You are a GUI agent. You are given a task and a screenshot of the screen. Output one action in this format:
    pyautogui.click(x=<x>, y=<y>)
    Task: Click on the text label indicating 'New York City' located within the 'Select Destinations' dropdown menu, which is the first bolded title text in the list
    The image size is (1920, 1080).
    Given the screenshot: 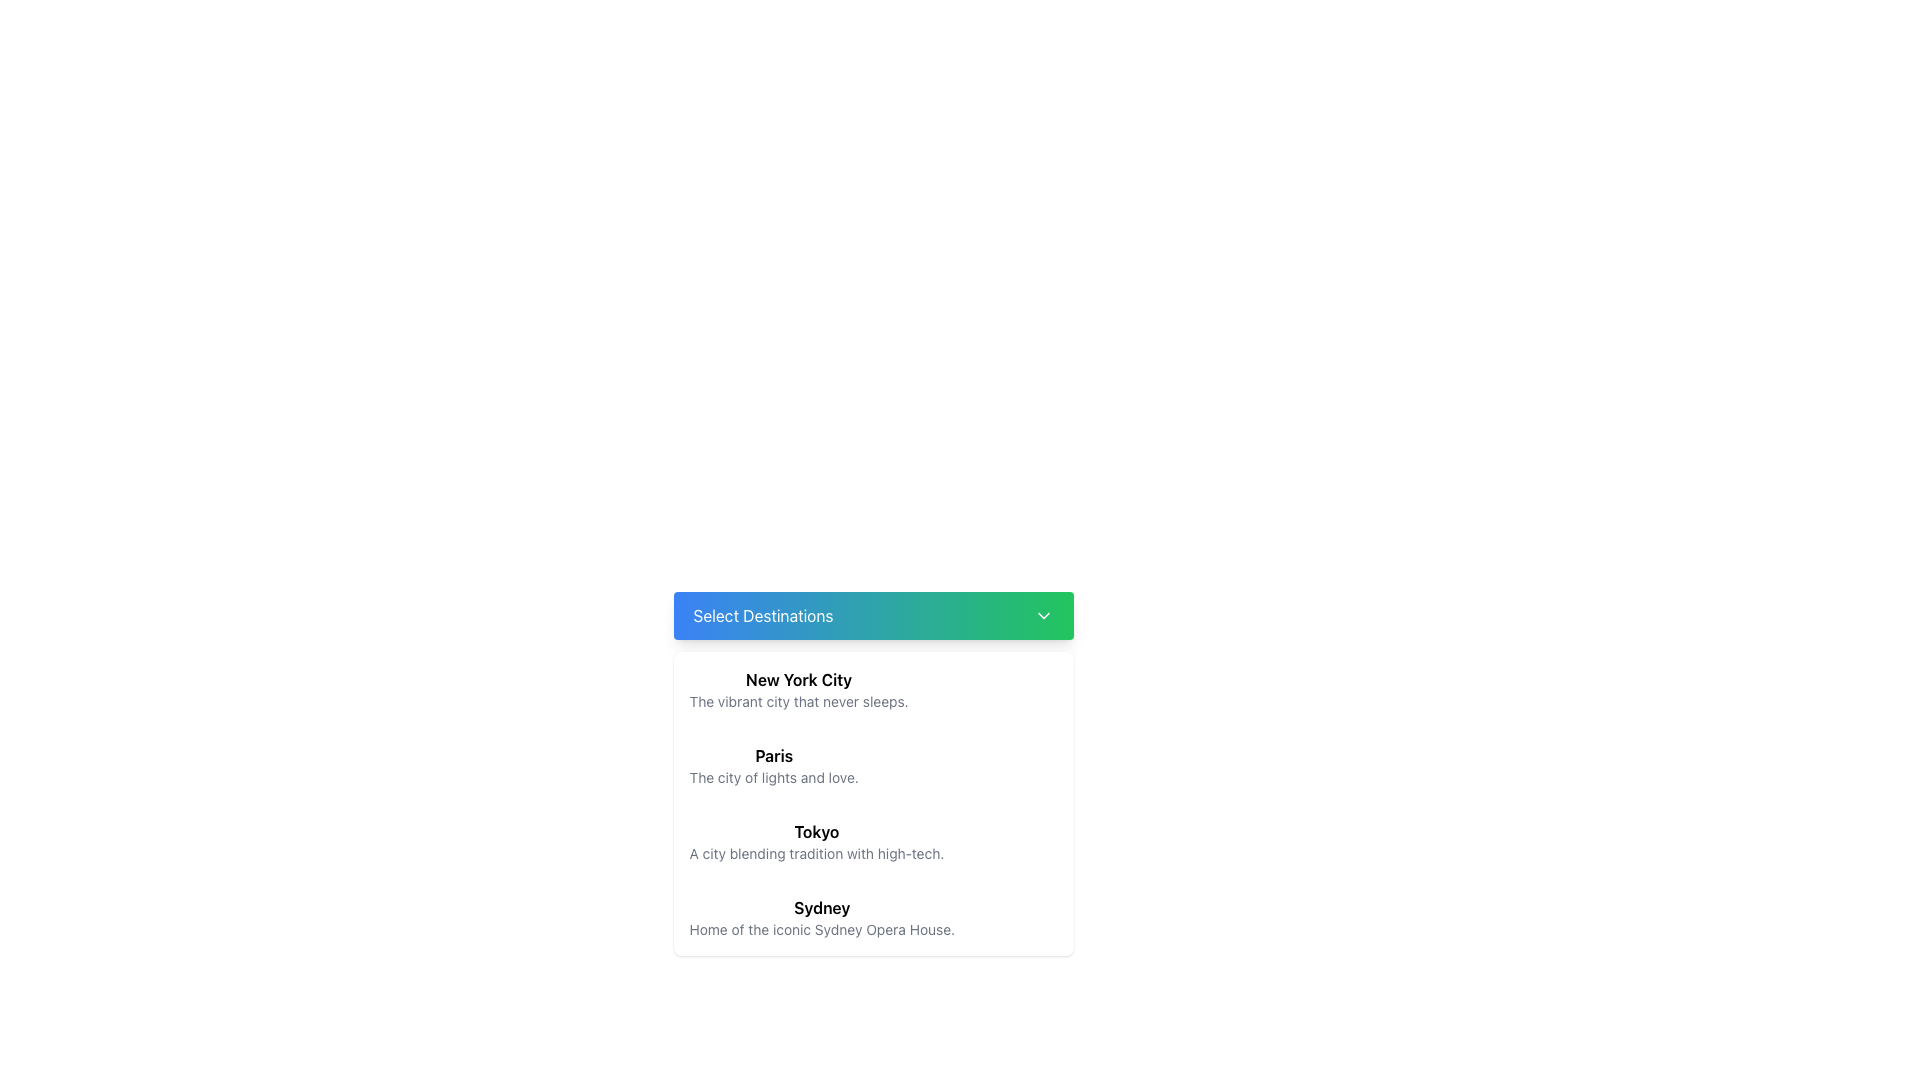 What is the action you would take?
    pyautogui.click(x=798, y=678)
    